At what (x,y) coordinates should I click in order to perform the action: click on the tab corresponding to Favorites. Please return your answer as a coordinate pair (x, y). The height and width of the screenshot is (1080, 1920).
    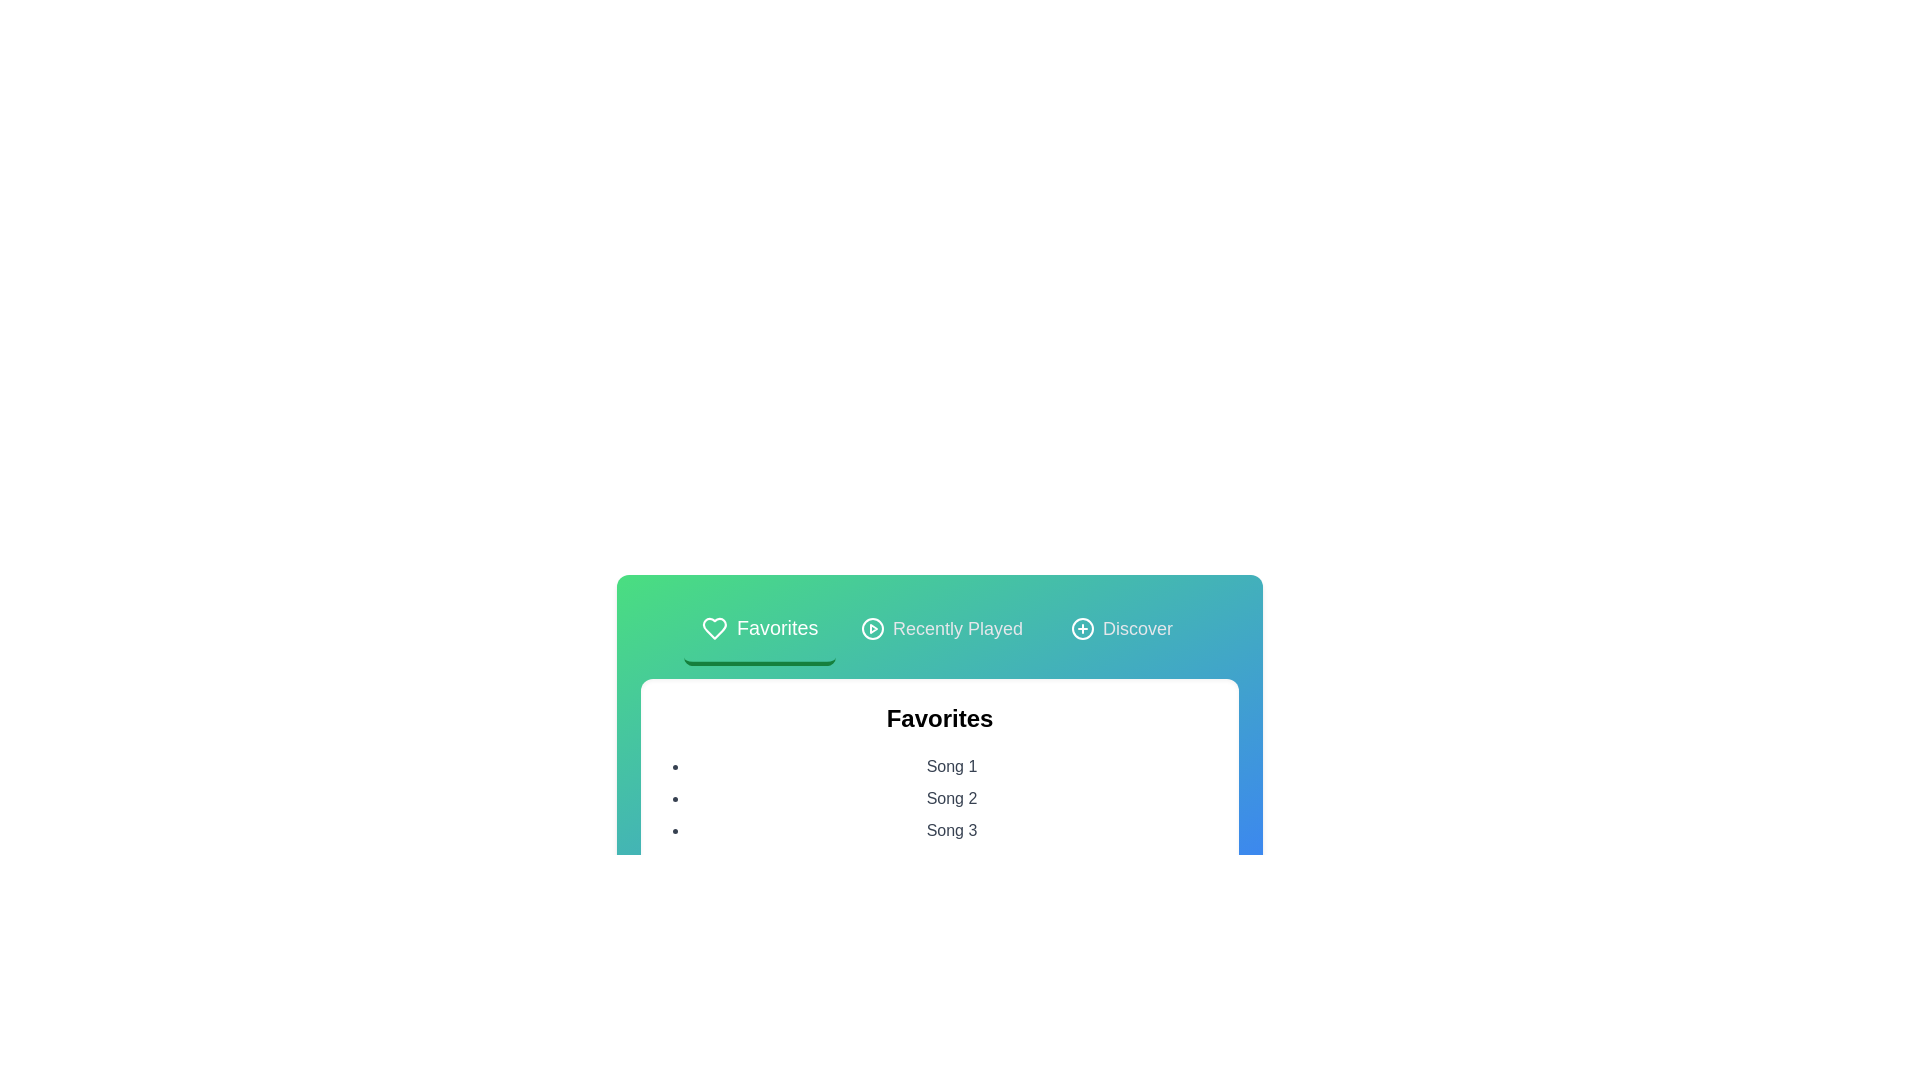
    Looking at the image, I should click on (758, 631).